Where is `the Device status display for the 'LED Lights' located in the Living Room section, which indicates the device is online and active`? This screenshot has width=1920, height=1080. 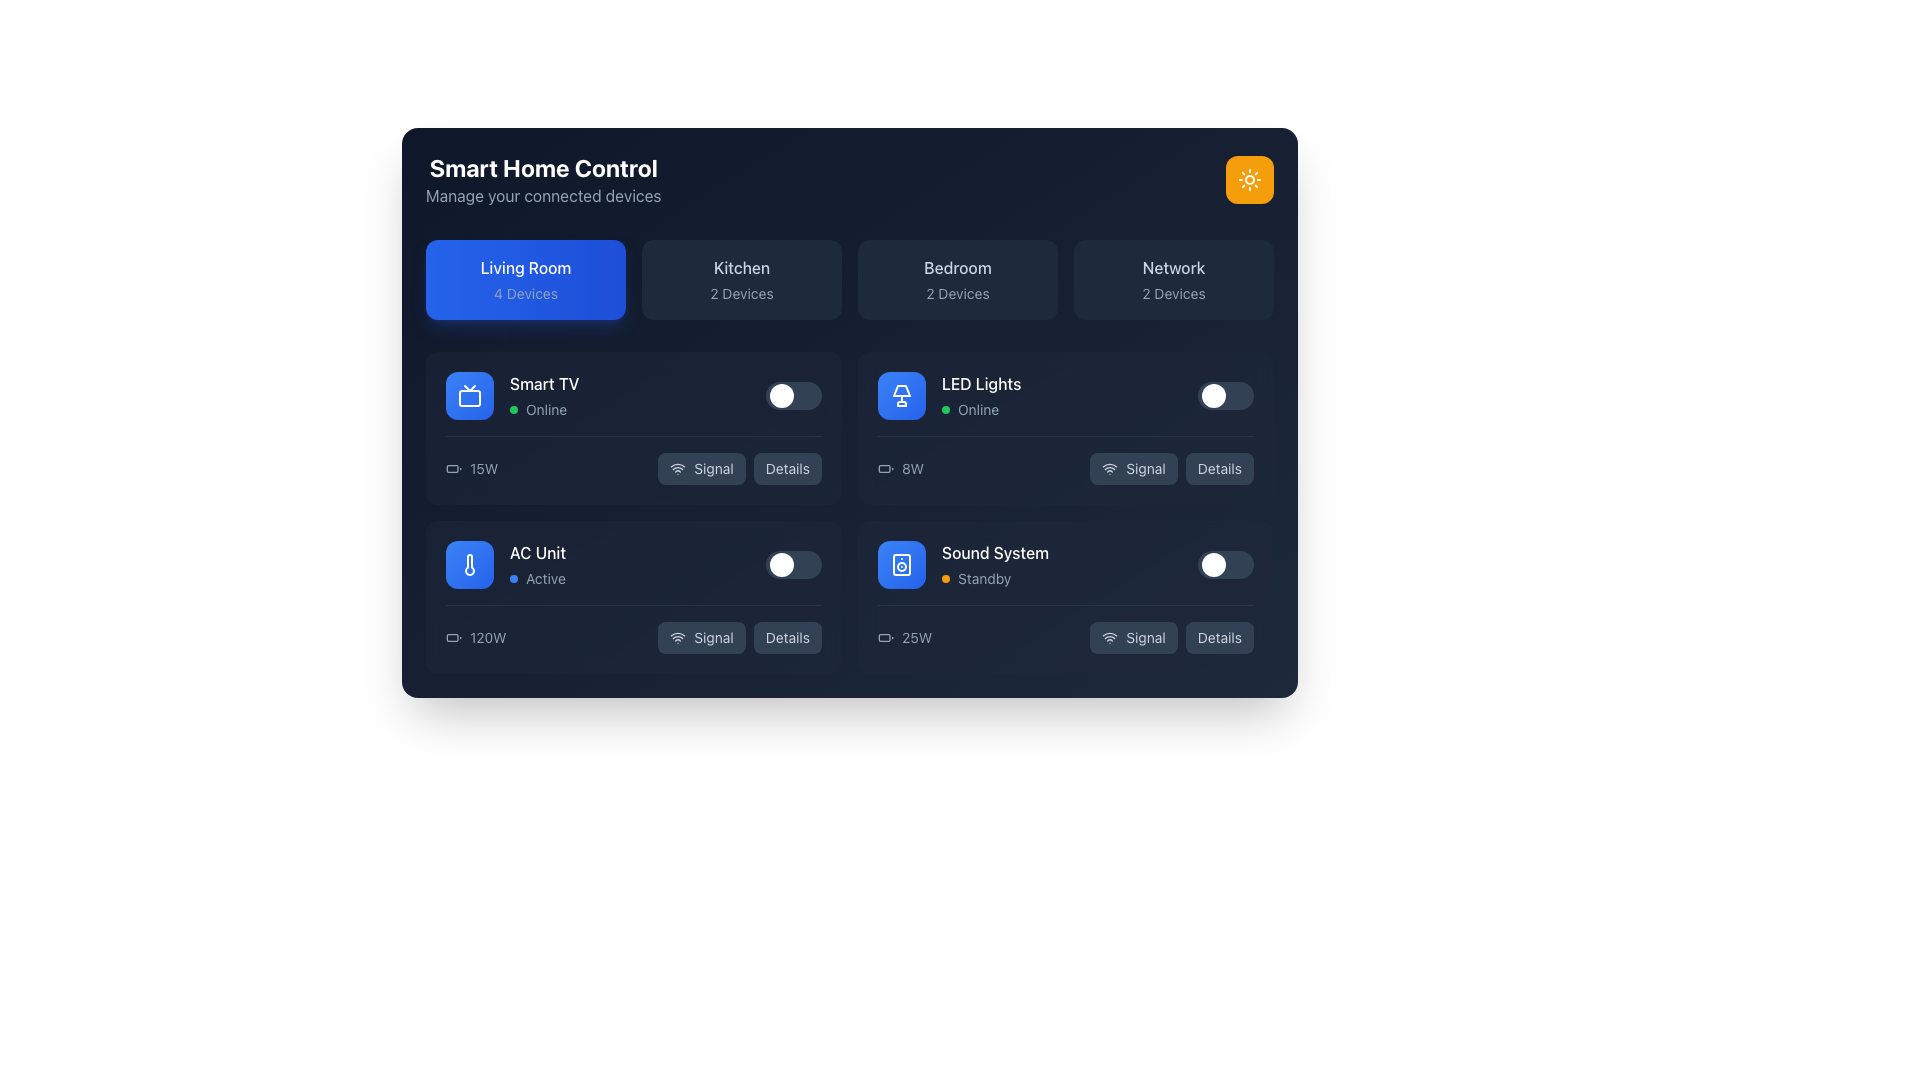 the Device status display for the 'LED Lights' located in the Living Room section, which indicates the device is online and active is located at coordinates (948, 396).